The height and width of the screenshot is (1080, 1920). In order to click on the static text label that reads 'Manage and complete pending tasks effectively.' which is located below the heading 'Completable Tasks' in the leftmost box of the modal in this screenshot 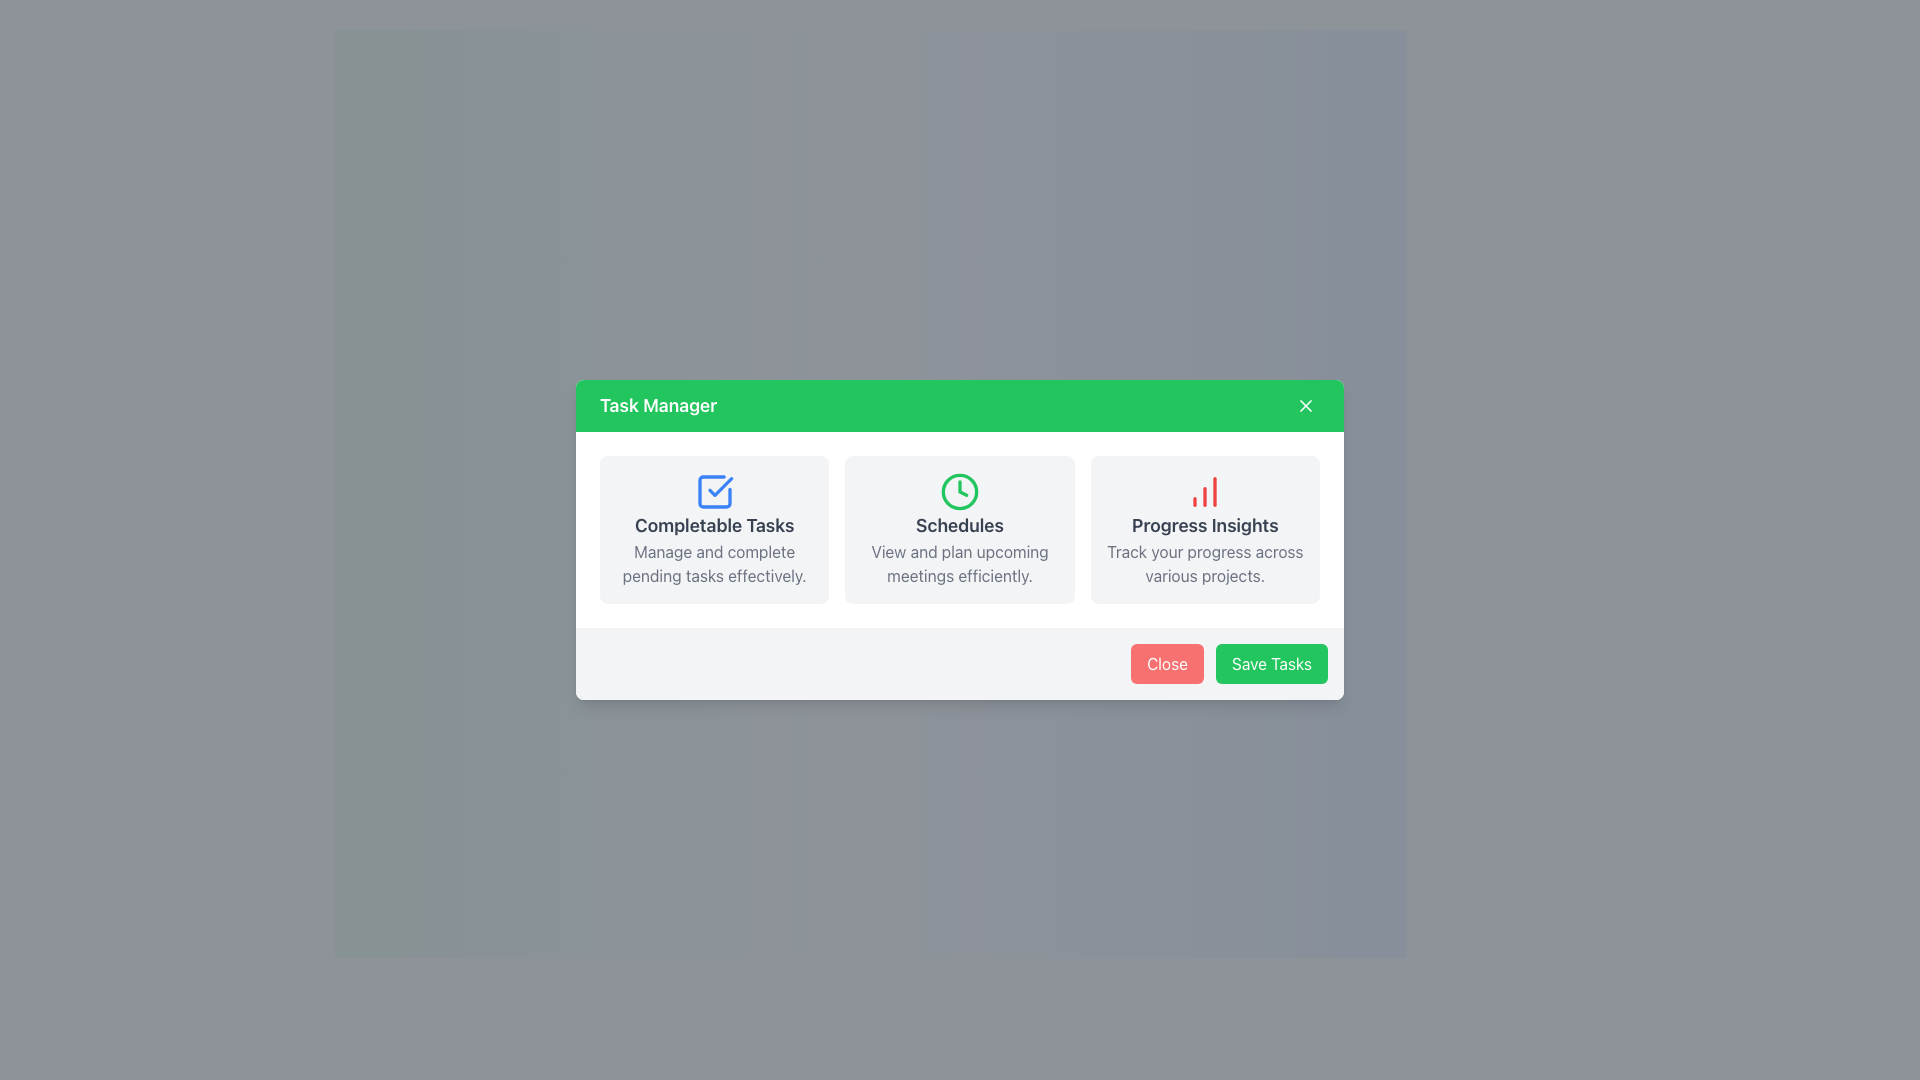, I will do `click(714, 563)`.